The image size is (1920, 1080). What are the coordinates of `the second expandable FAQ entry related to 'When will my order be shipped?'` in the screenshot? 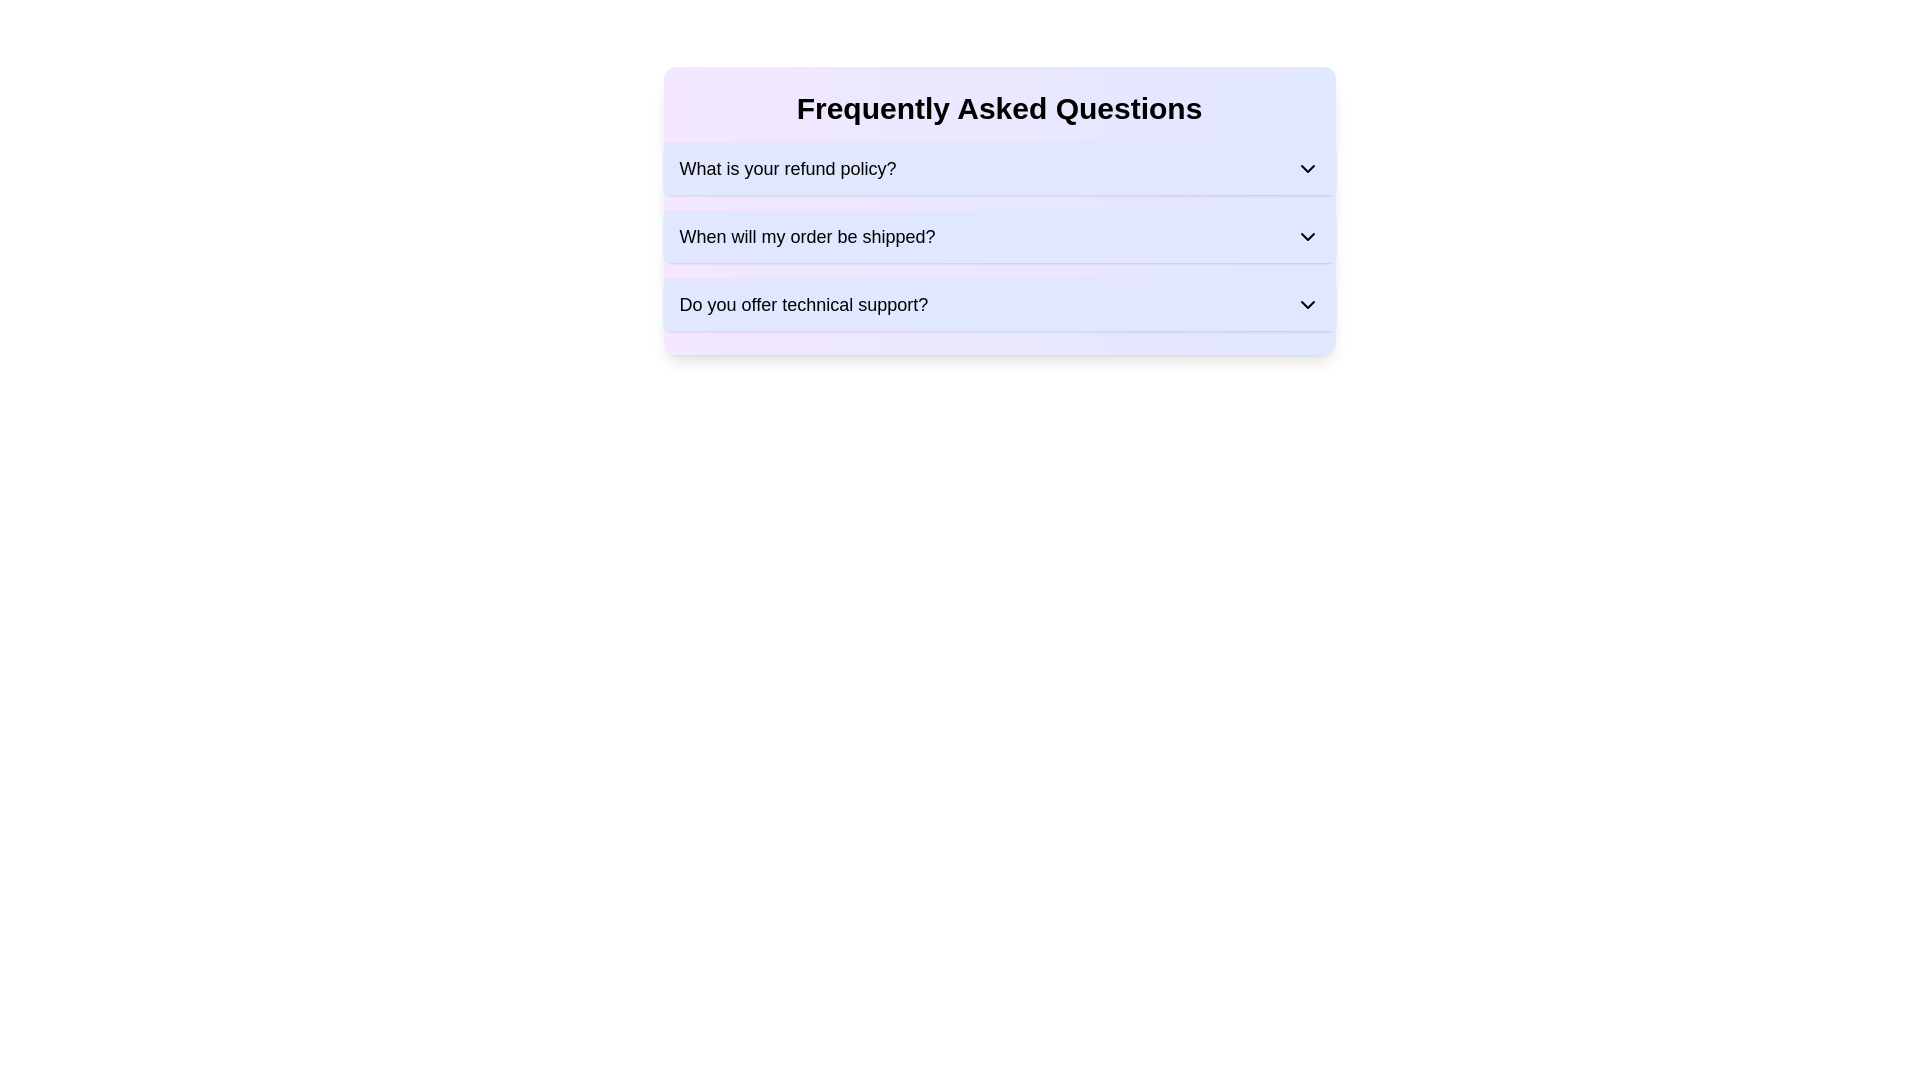 It's located at (999, 235).